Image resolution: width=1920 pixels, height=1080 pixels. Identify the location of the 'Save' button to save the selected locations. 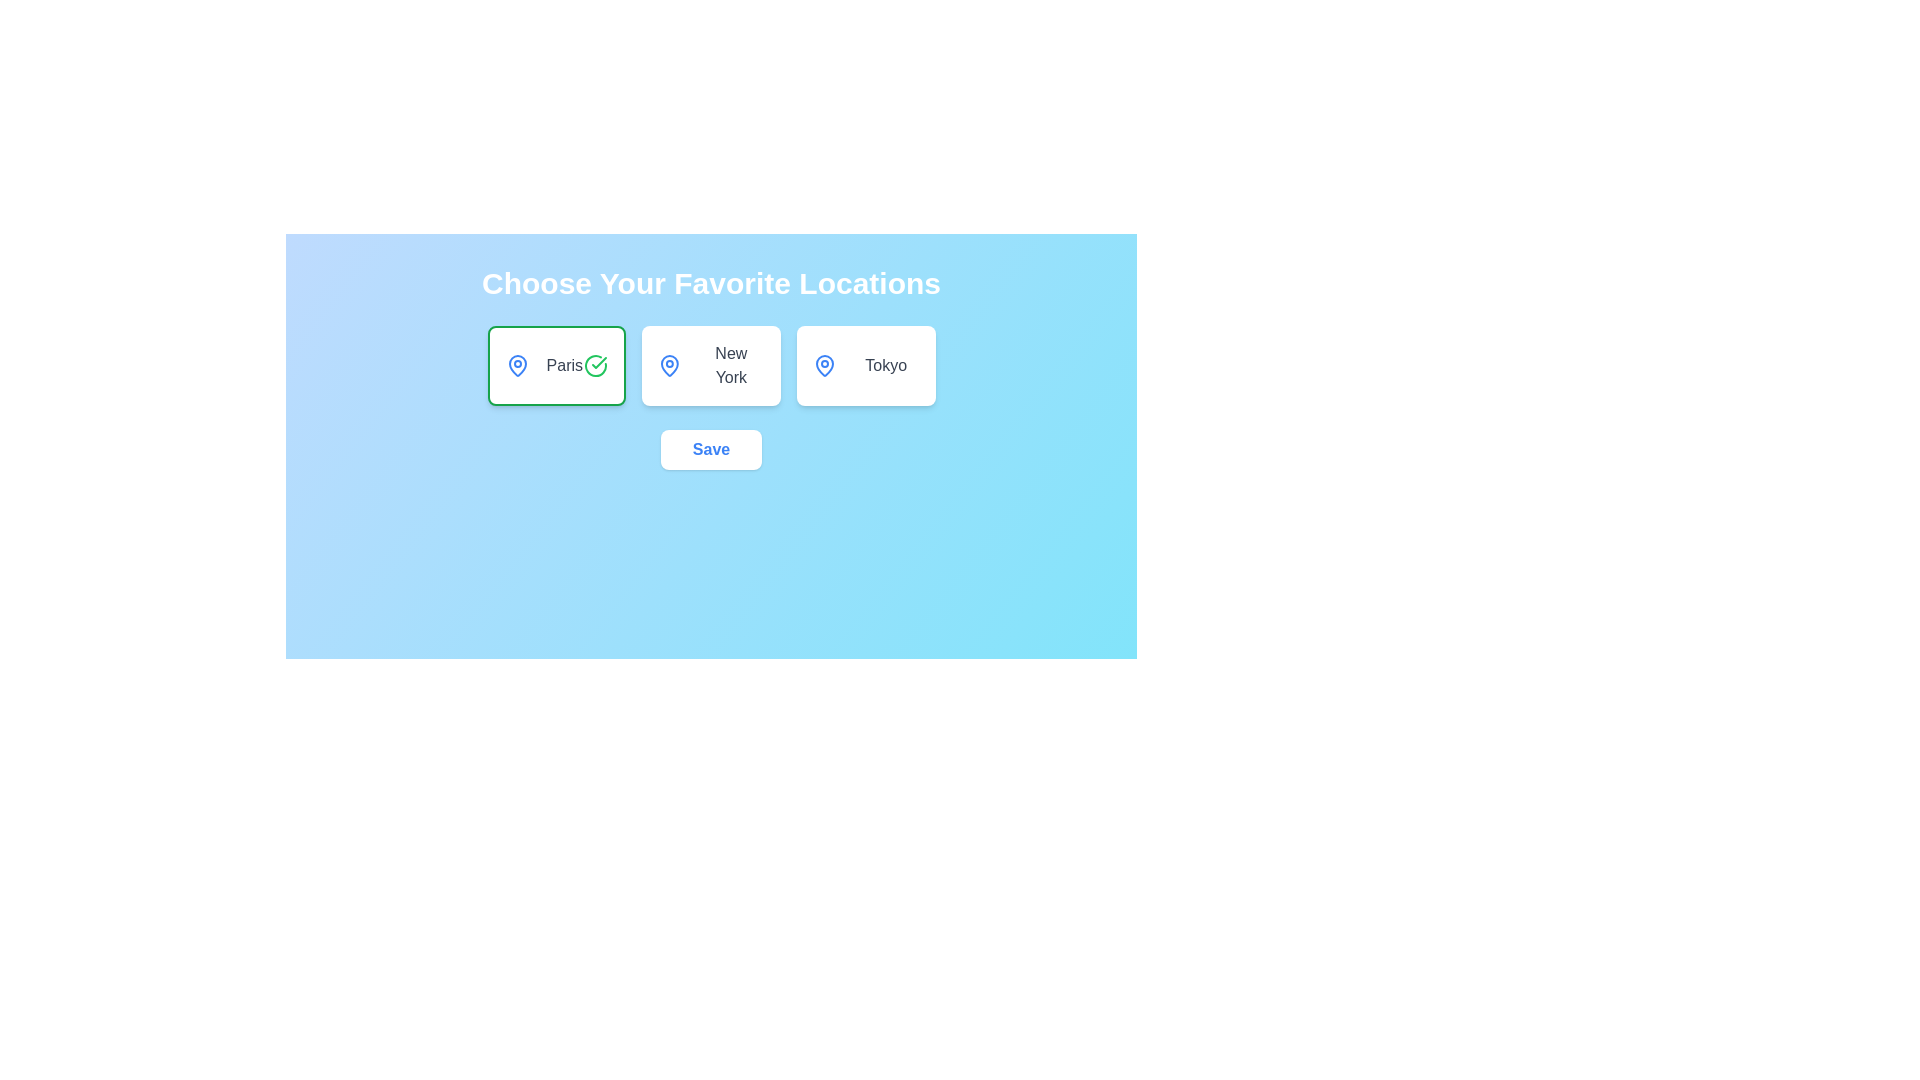
(711, 450).